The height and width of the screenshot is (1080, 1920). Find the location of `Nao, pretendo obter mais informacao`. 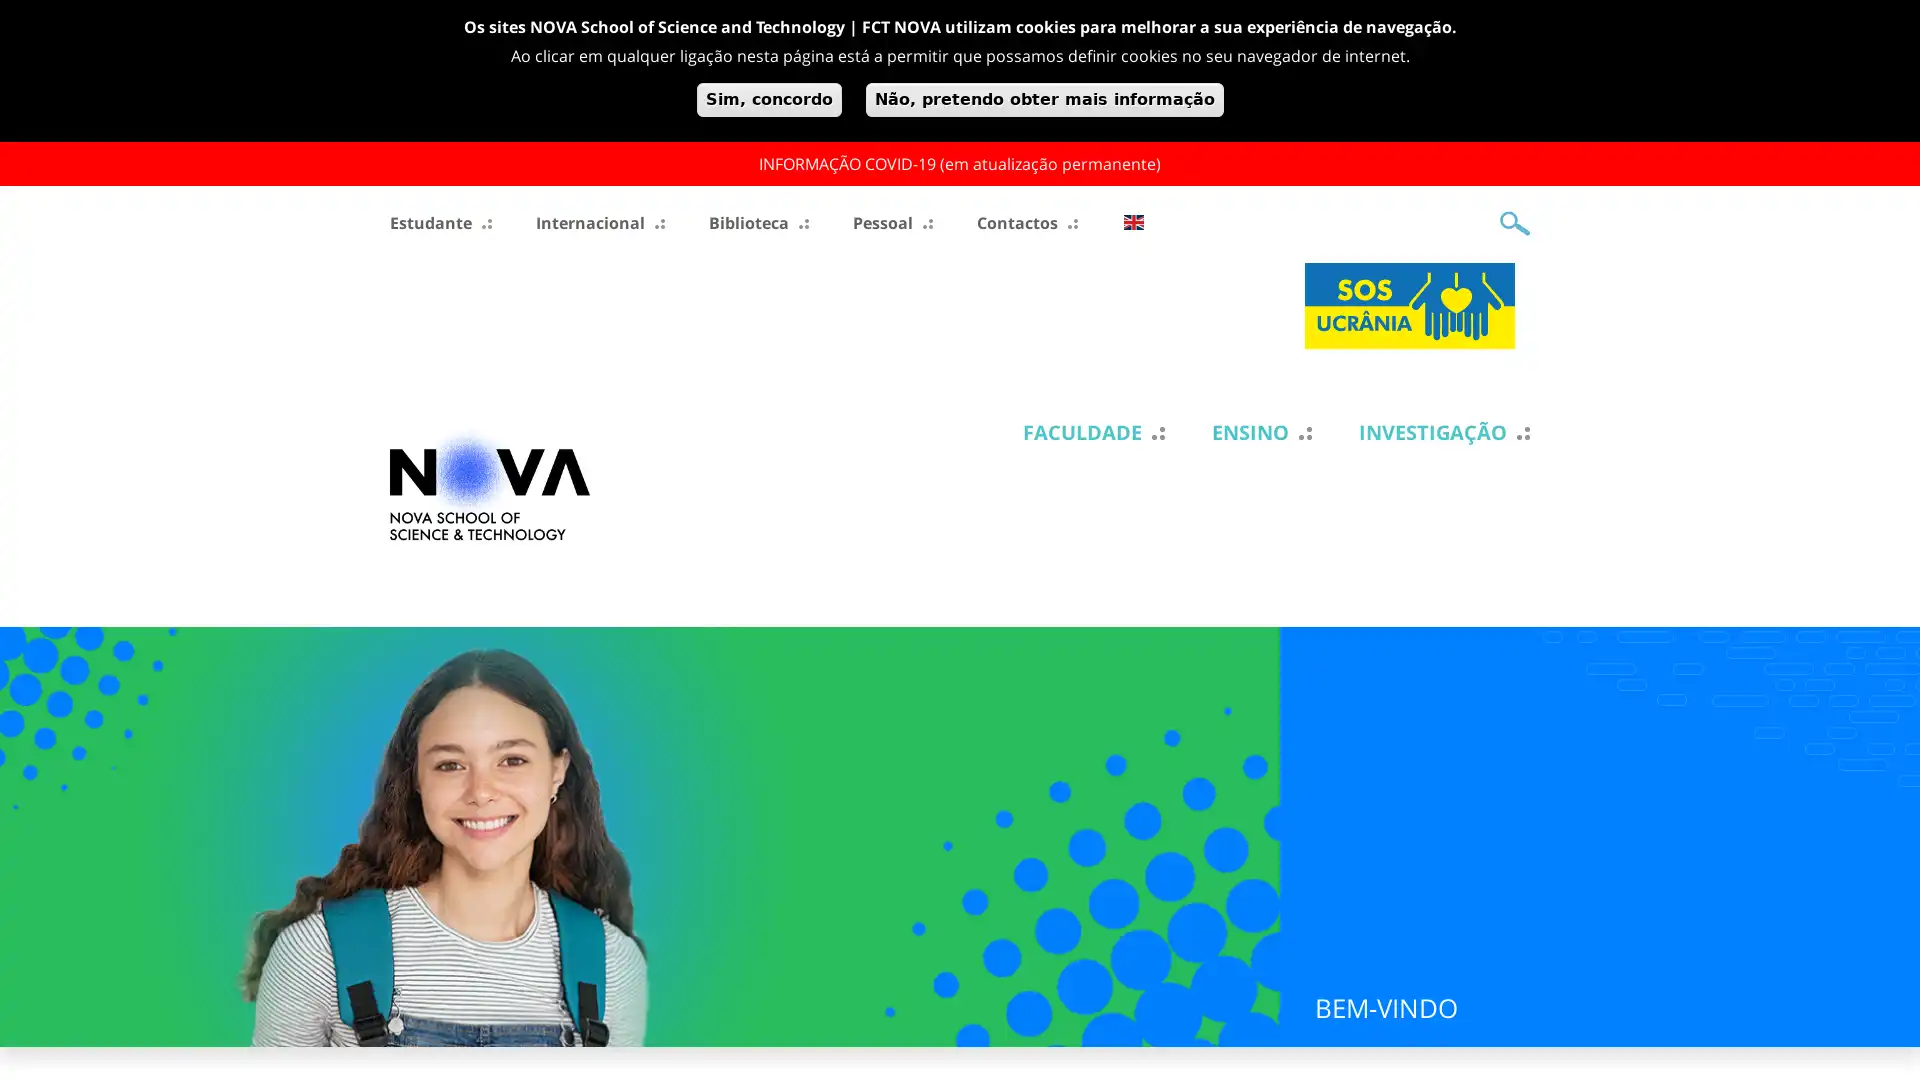

Nao, pretendo obter mais informacao is located at coordinates (1042, 100).